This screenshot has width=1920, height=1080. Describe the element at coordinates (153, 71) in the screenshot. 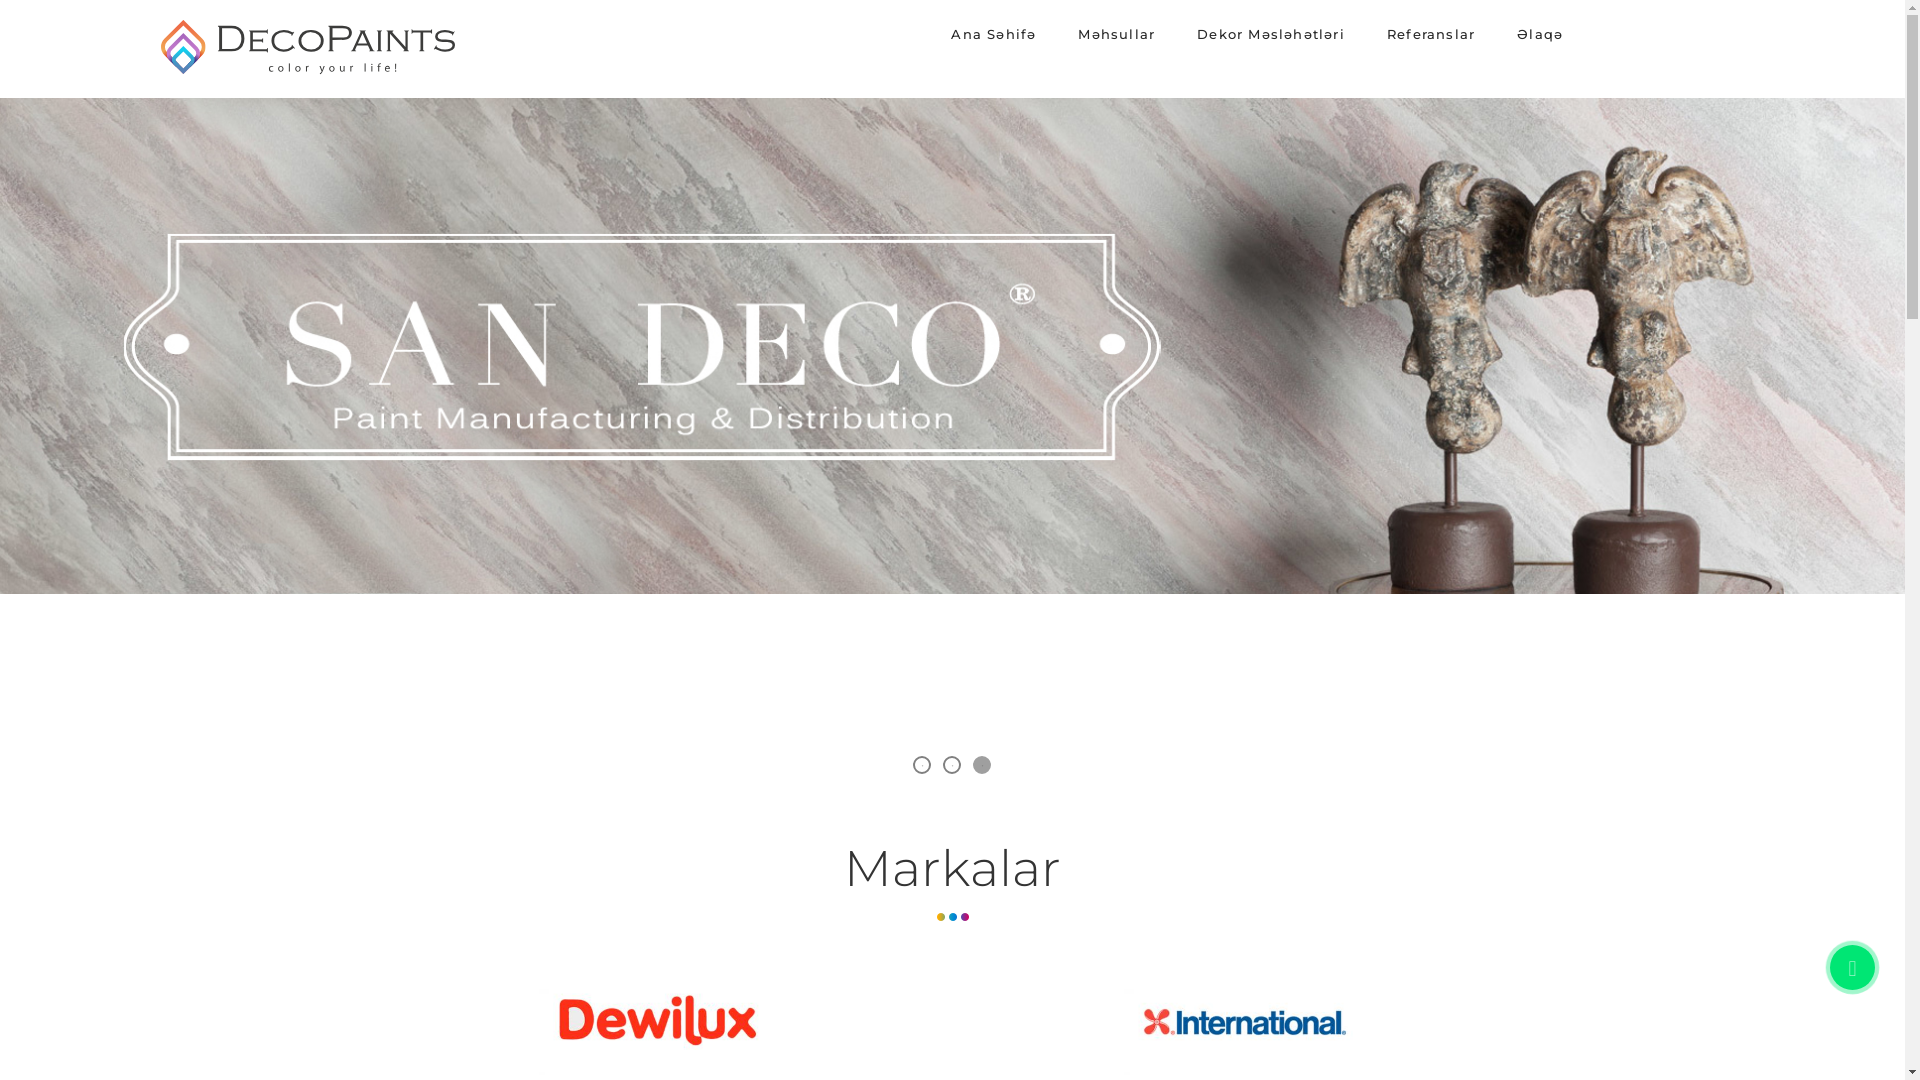

I see `'DecoPaints - Painting Company'` at that location.